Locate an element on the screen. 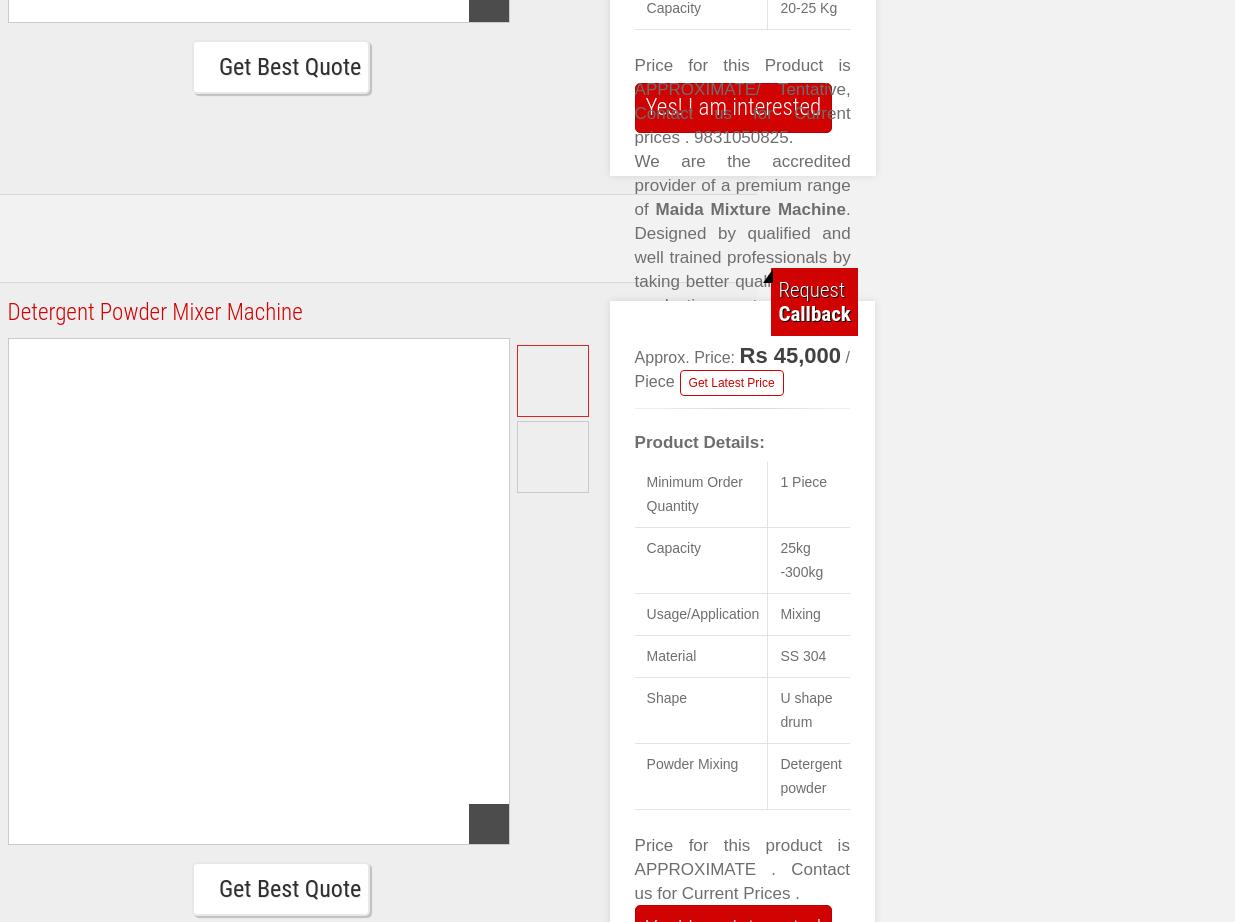  'High performance' is located at coordinates (634, 593).